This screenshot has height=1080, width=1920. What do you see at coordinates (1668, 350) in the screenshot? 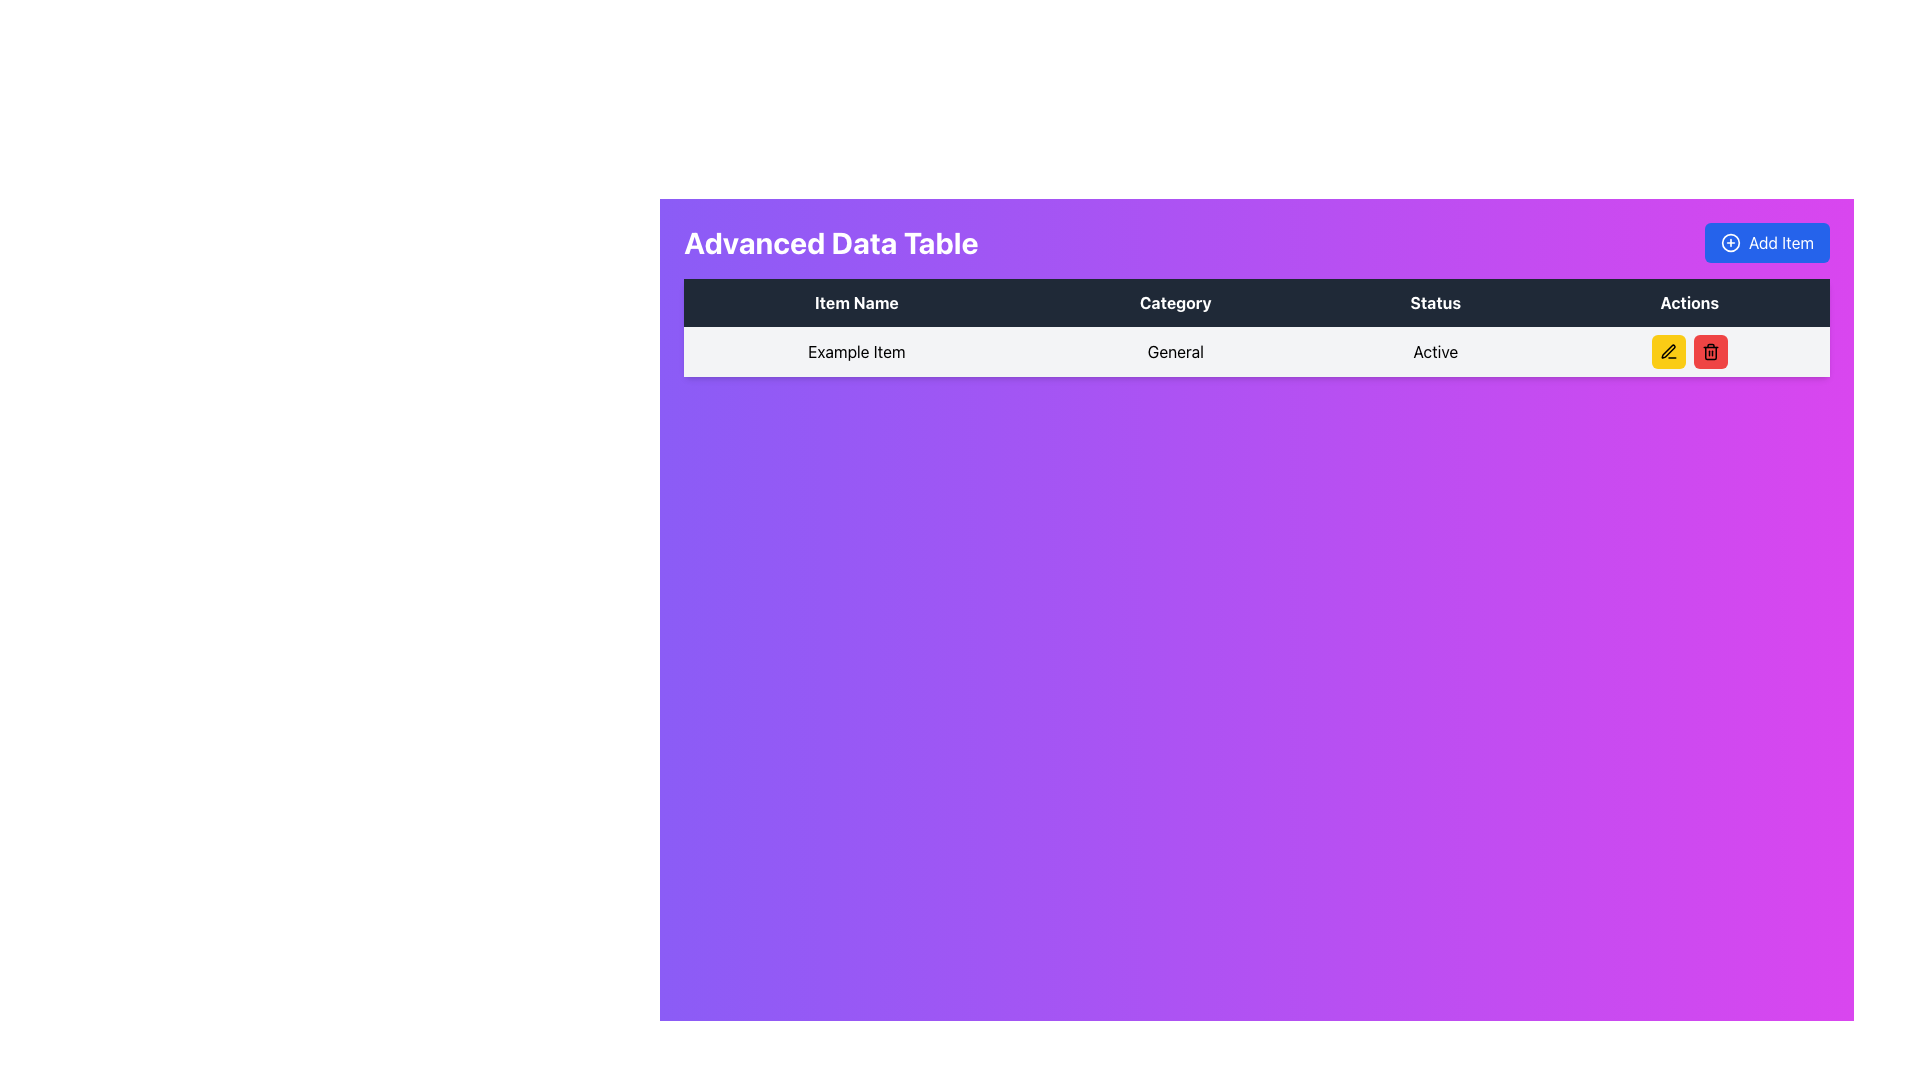
I see `the yellow rectangular button with rounded edges and a black pen icon, which is the first button in the 'Actions' column of the data table` at bounding box center [1668, 350].